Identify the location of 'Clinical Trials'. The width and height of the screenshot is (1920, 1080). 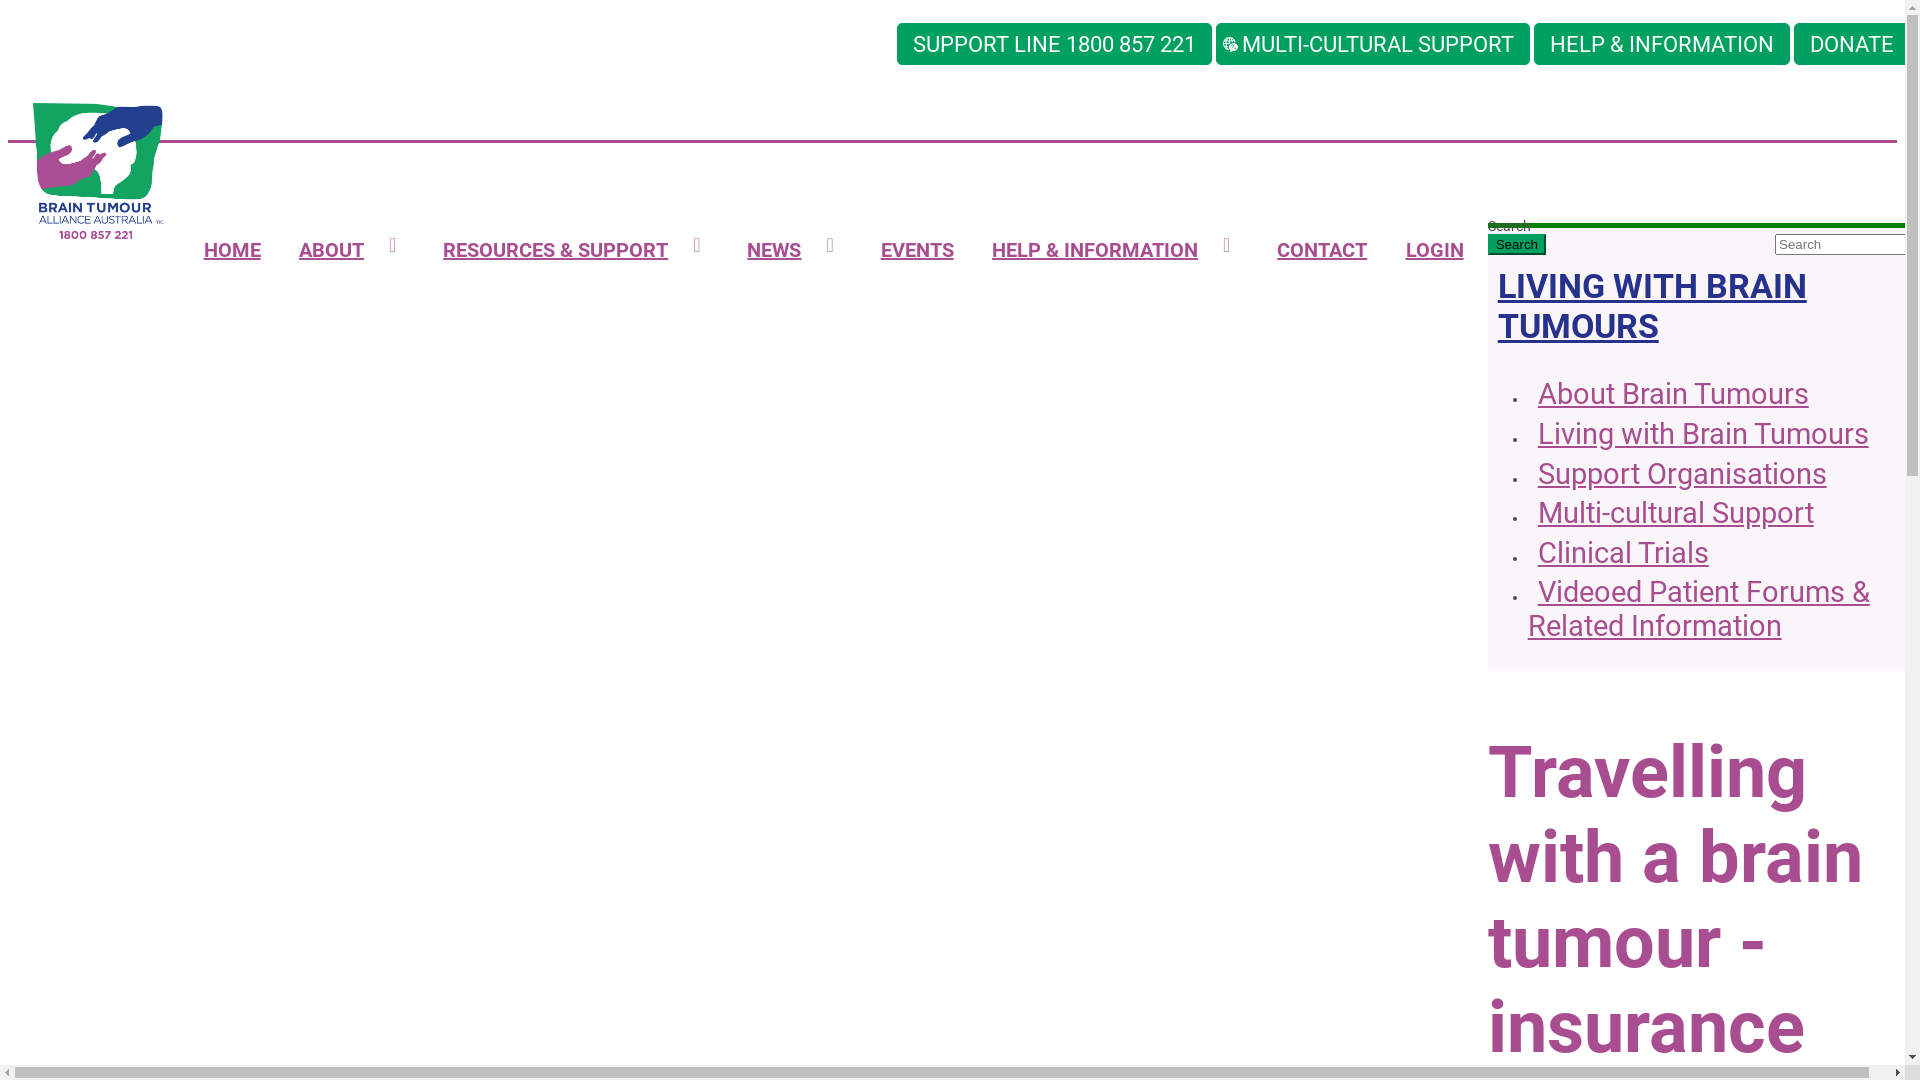
(1618, 555).